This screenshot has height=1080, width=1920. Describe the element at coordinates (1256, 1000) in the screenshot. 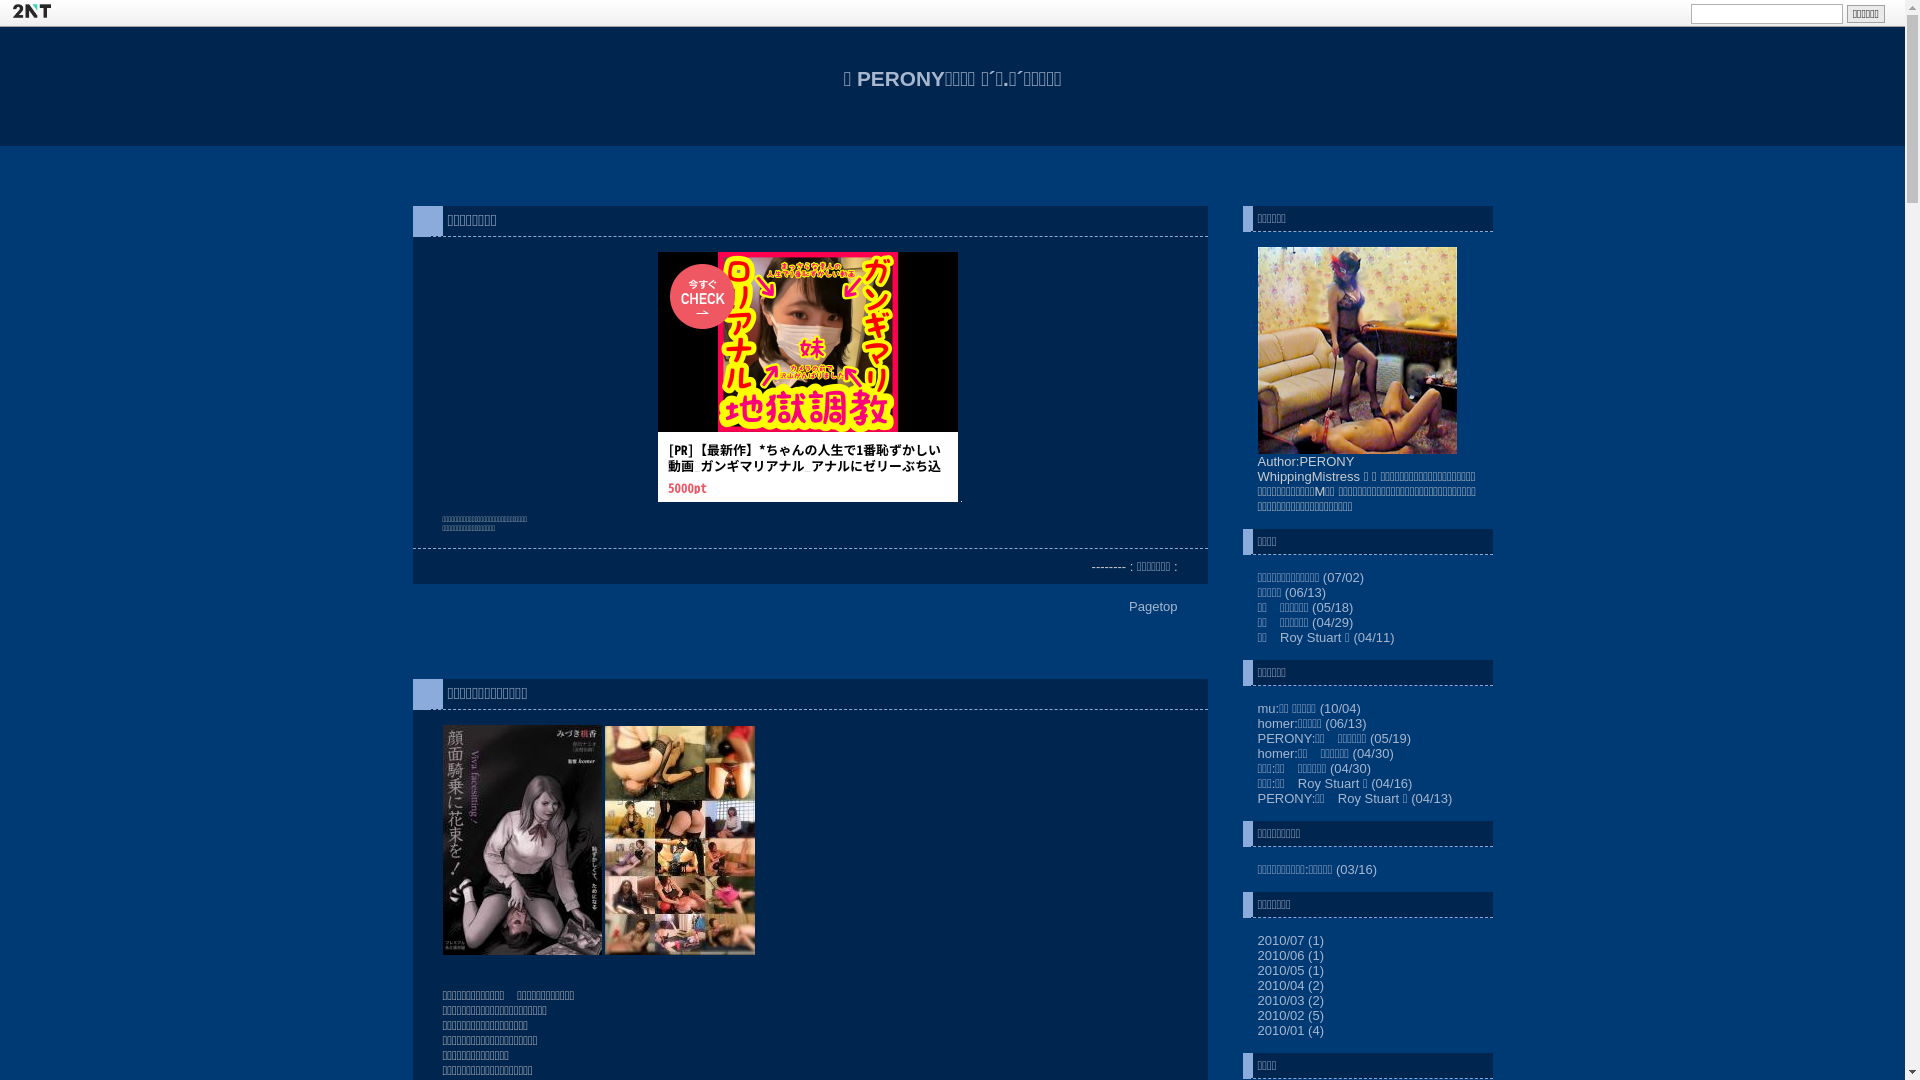

I see `'2010/03 (2)'` at that location.